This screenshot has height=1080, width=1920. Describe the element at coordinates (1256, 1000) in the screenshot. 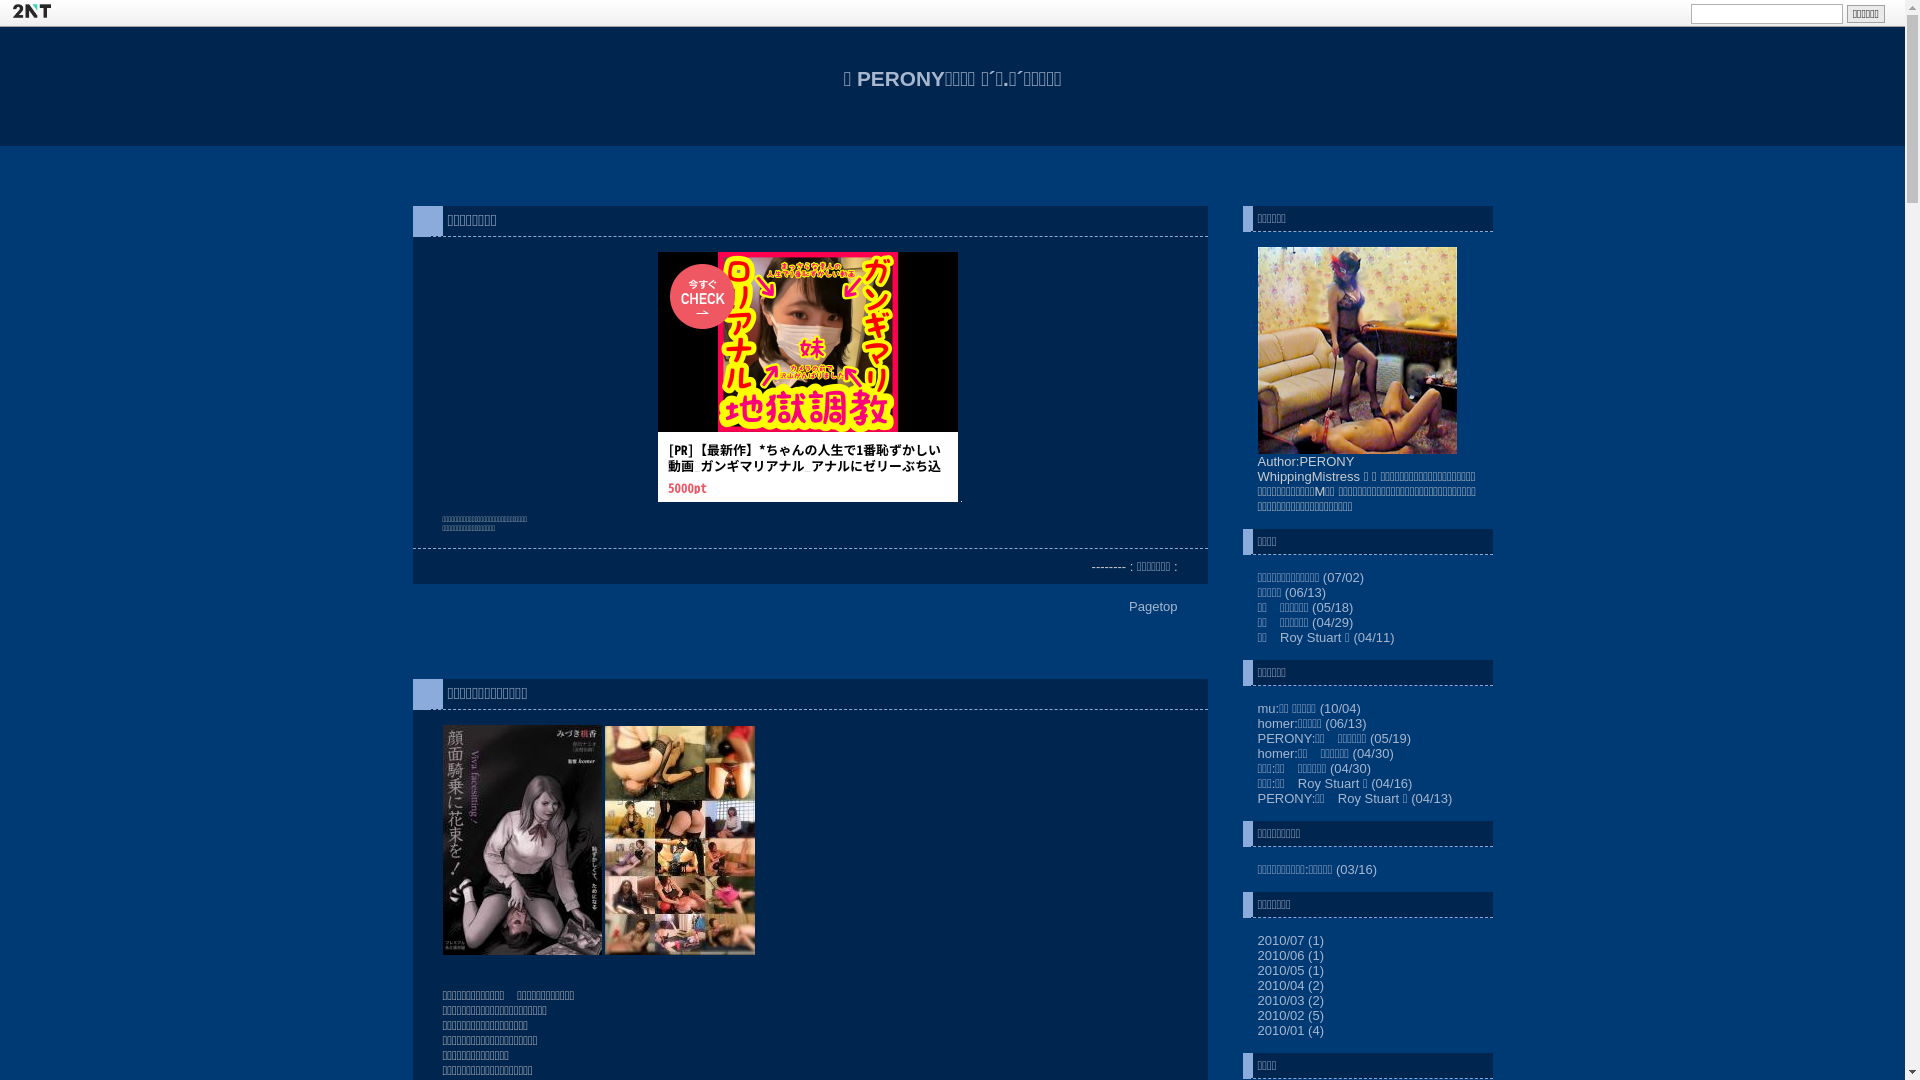

I see `'2010/03 (2)'` at that location.